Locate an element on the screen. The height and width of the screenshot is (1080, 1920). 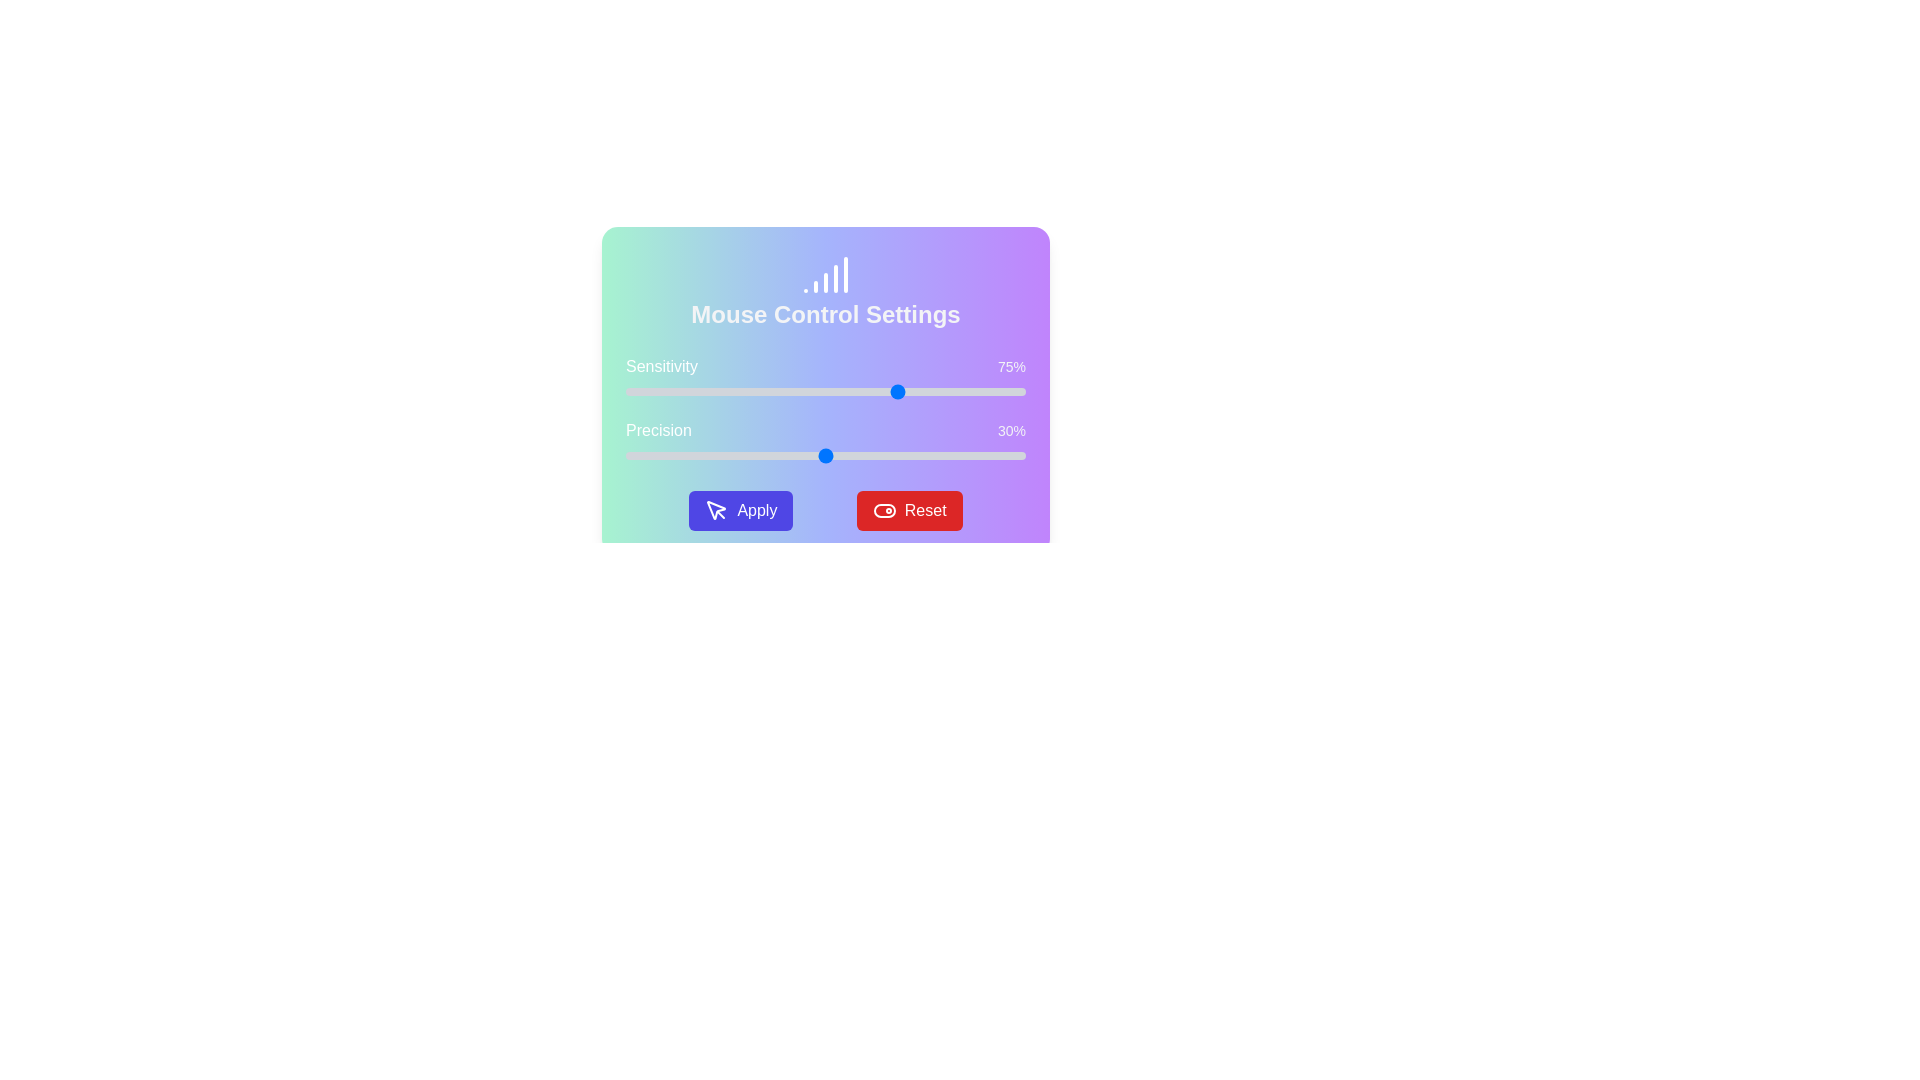
'Precision' label that displays '30%' on the right side, located centrally in the settings panel above the precision slider is located at coordinates (825, 430).